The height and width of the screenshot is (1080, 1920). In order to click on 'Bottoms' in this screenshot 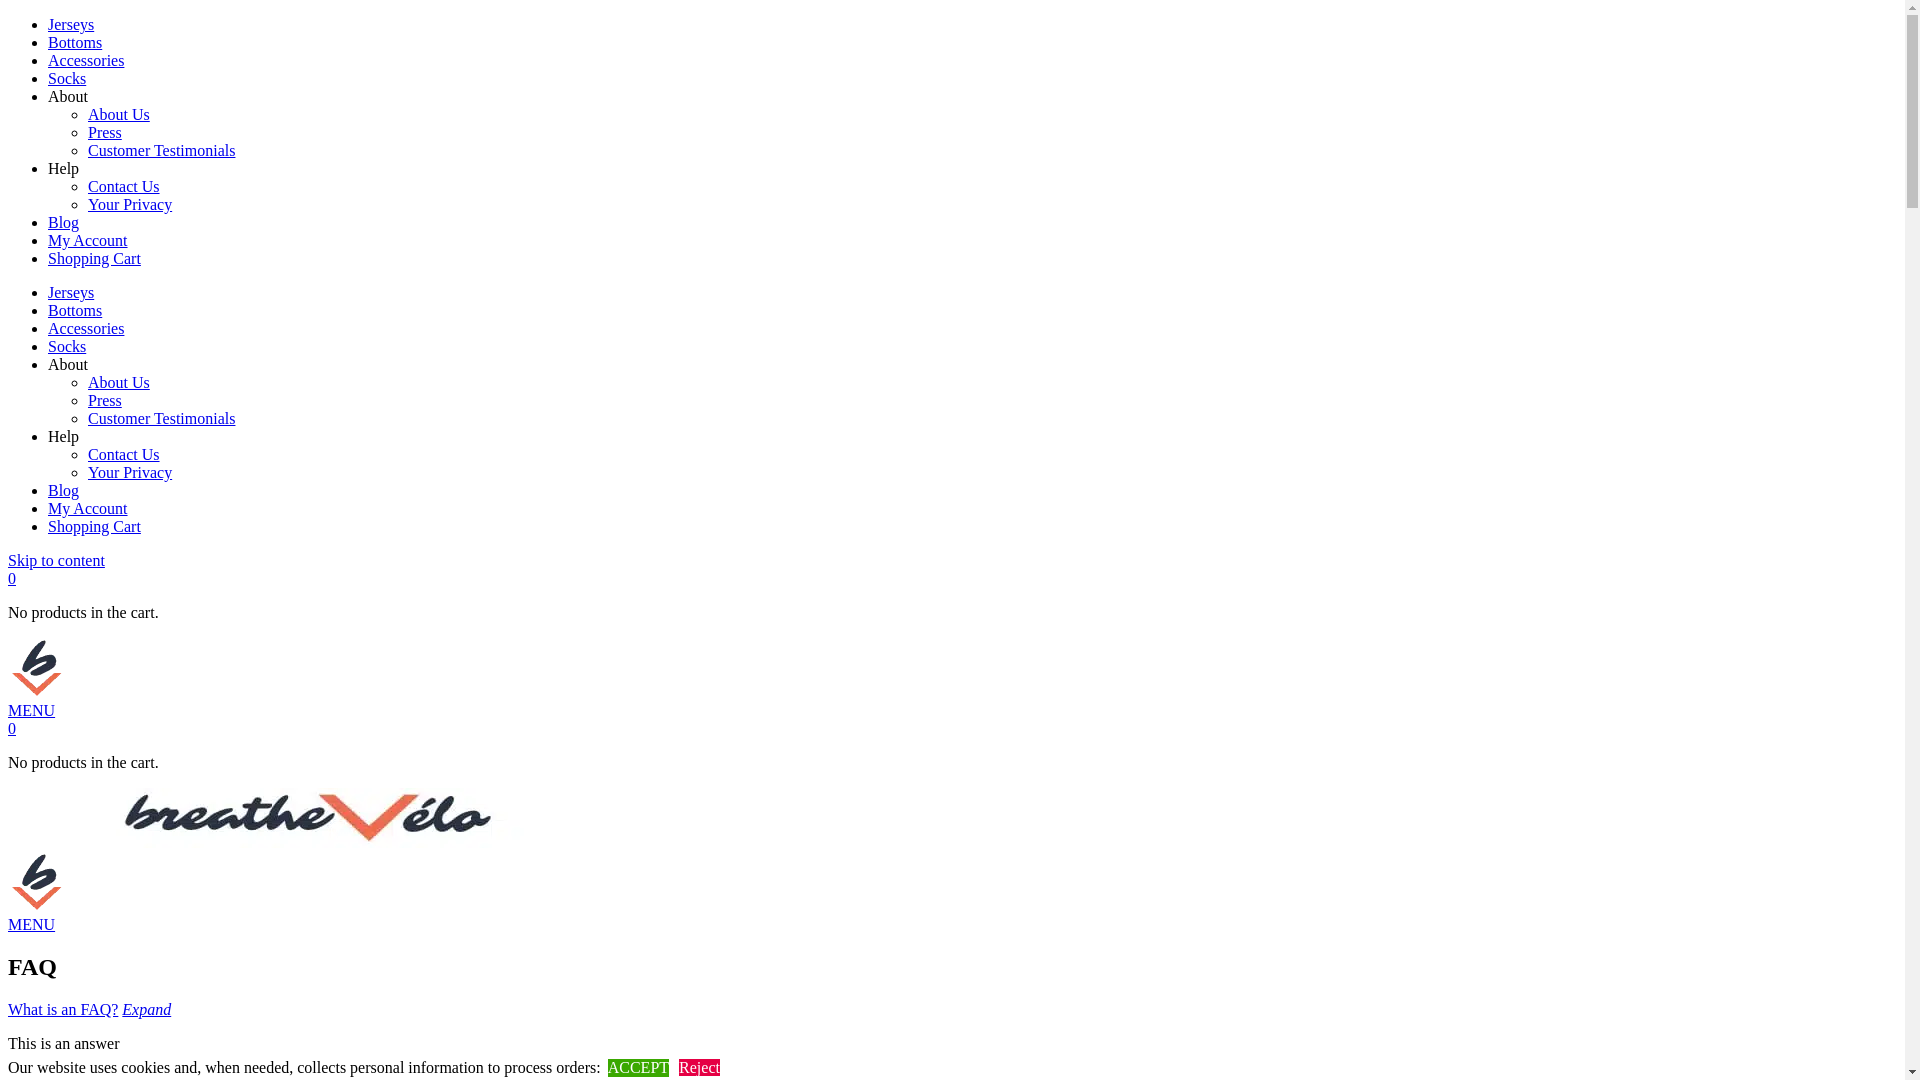, I will do `click(75, 310)`.